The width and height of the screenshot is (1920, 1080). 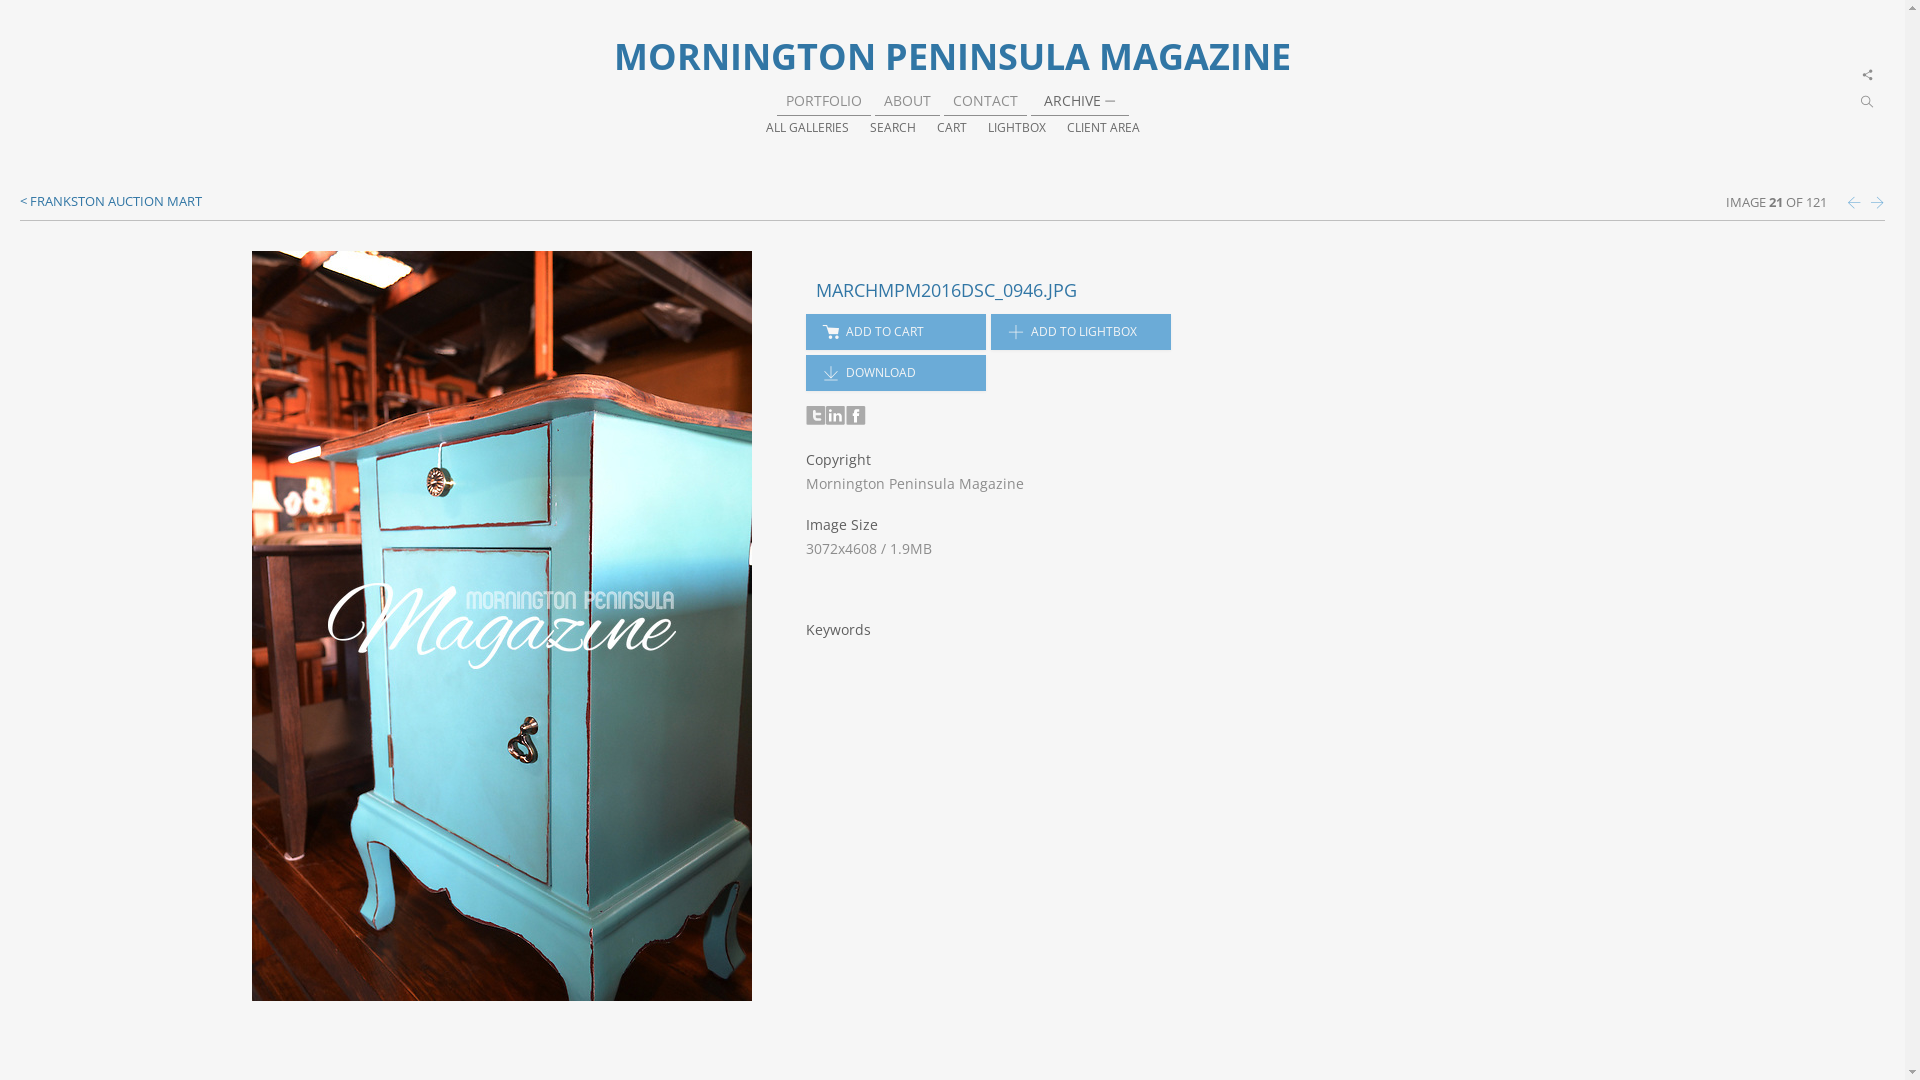 I want to click on 'ADD TO LIGHTBOX', so click(x=1079, y=330).